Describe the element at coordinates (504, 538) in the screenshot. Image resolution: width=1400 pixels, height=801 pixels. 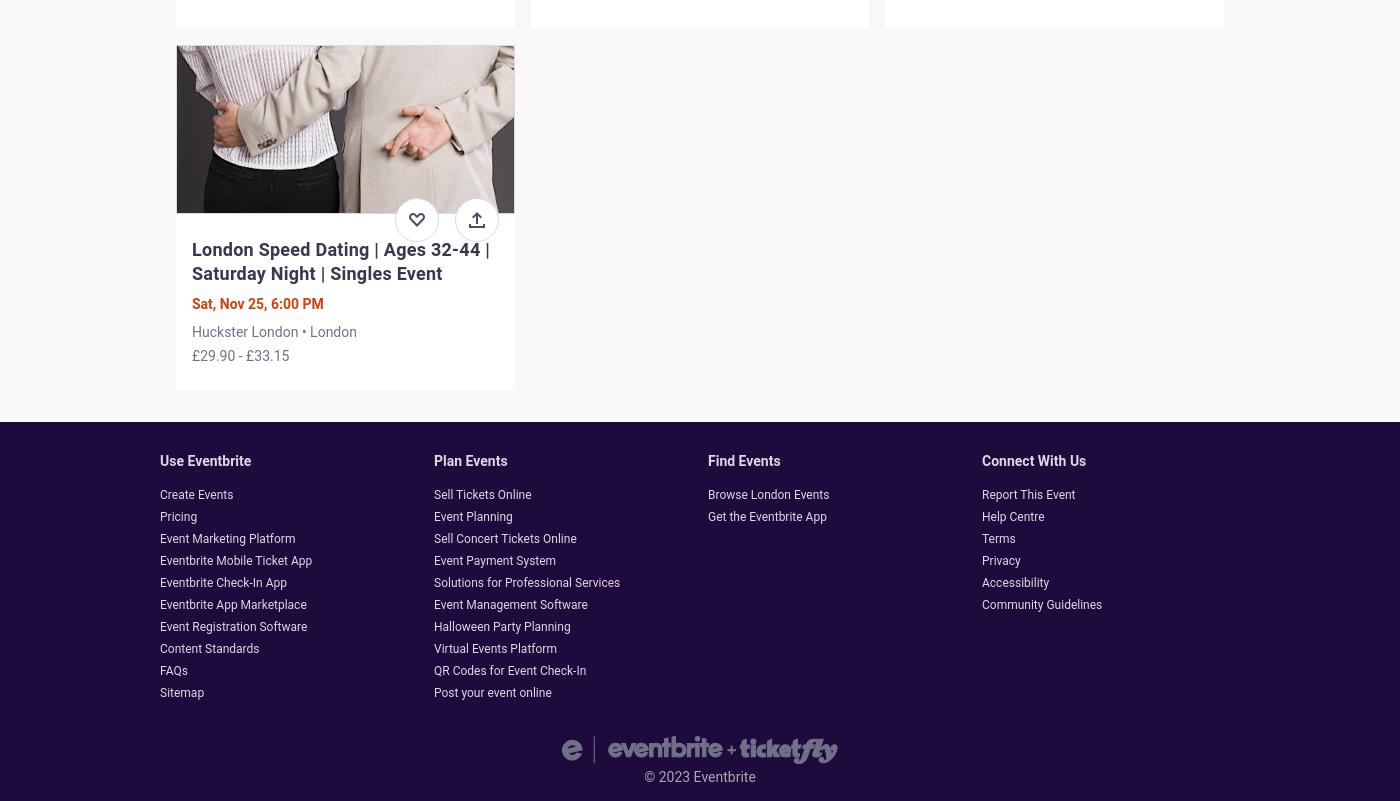
I see `'Sell Concert Tickets Online'` at that location.